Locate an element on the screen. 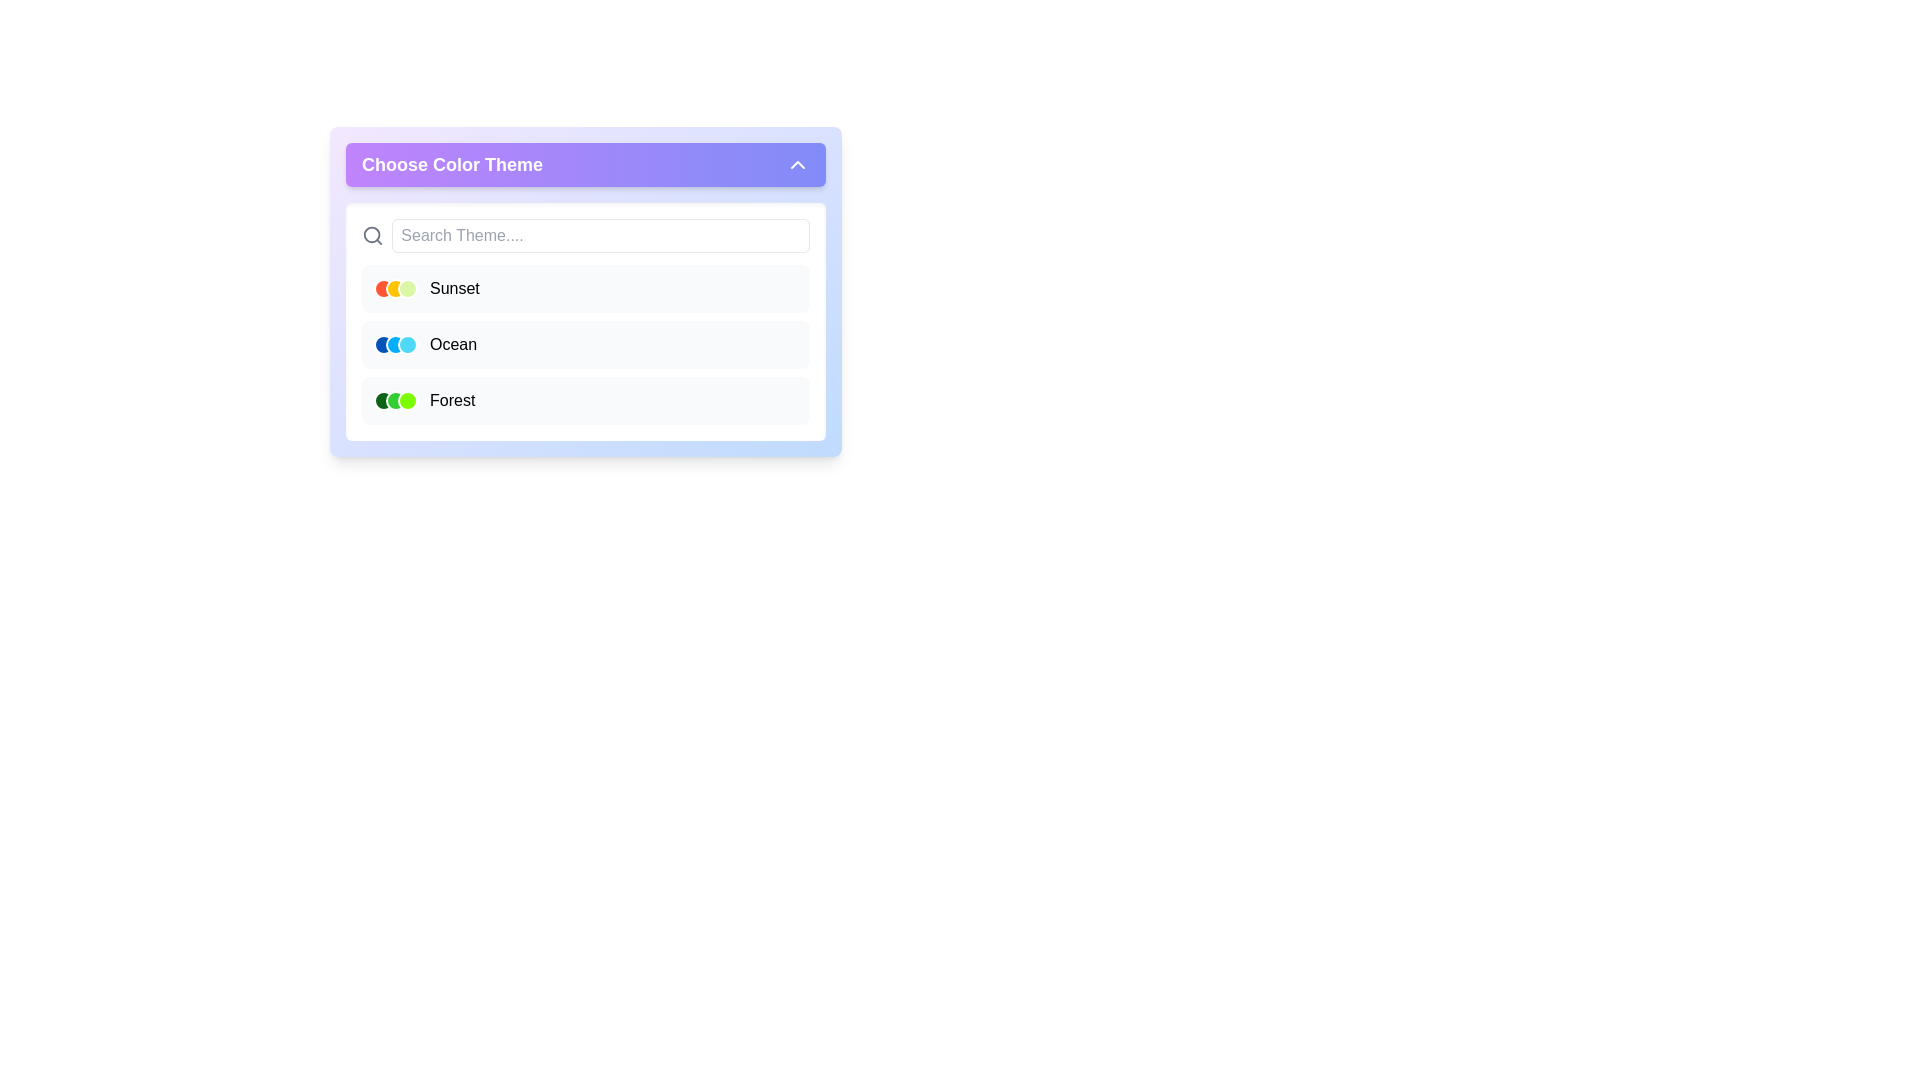  the circular gray icon that is part of the search magnifying glass illustration located near the upper-left area of the search bar is located at coordinates (372, 234).